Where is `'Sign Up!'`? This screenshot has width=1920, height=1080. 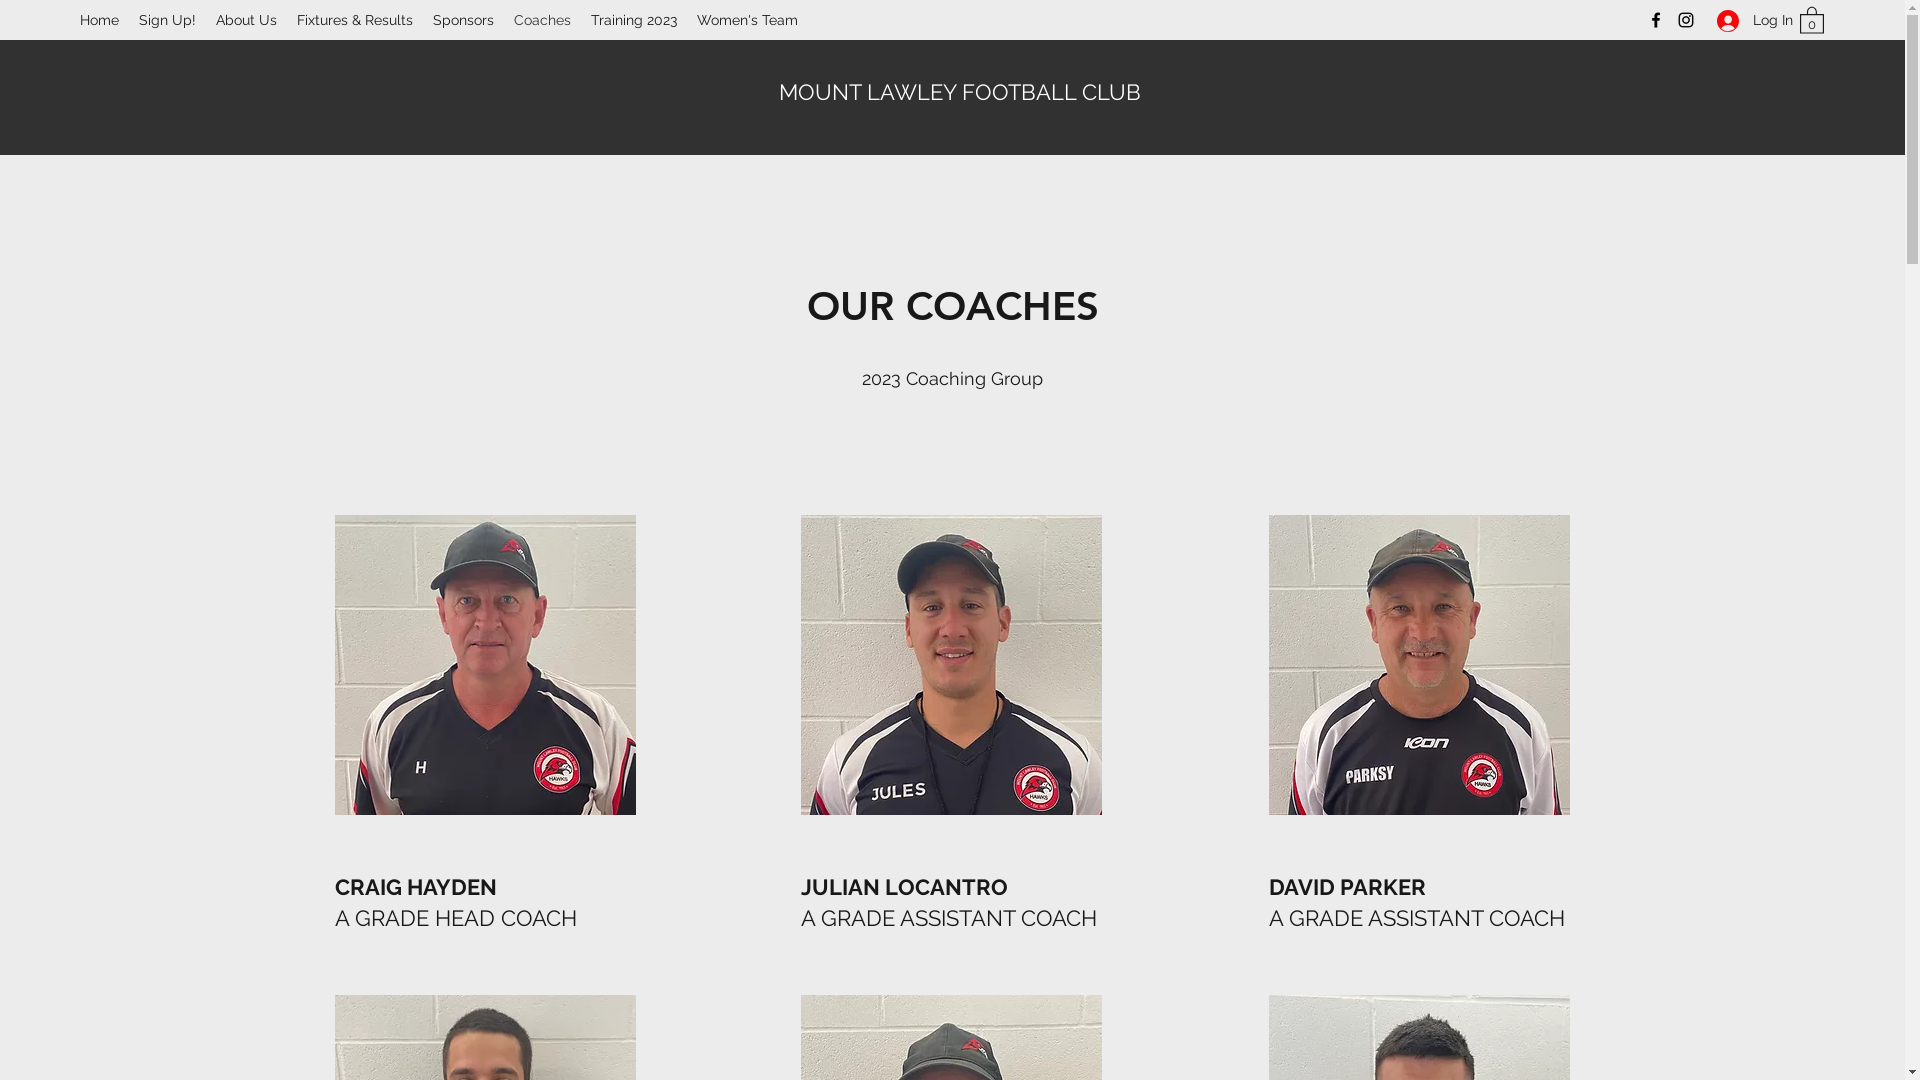
'Sign Up!' is located at coordinates (128, 19).